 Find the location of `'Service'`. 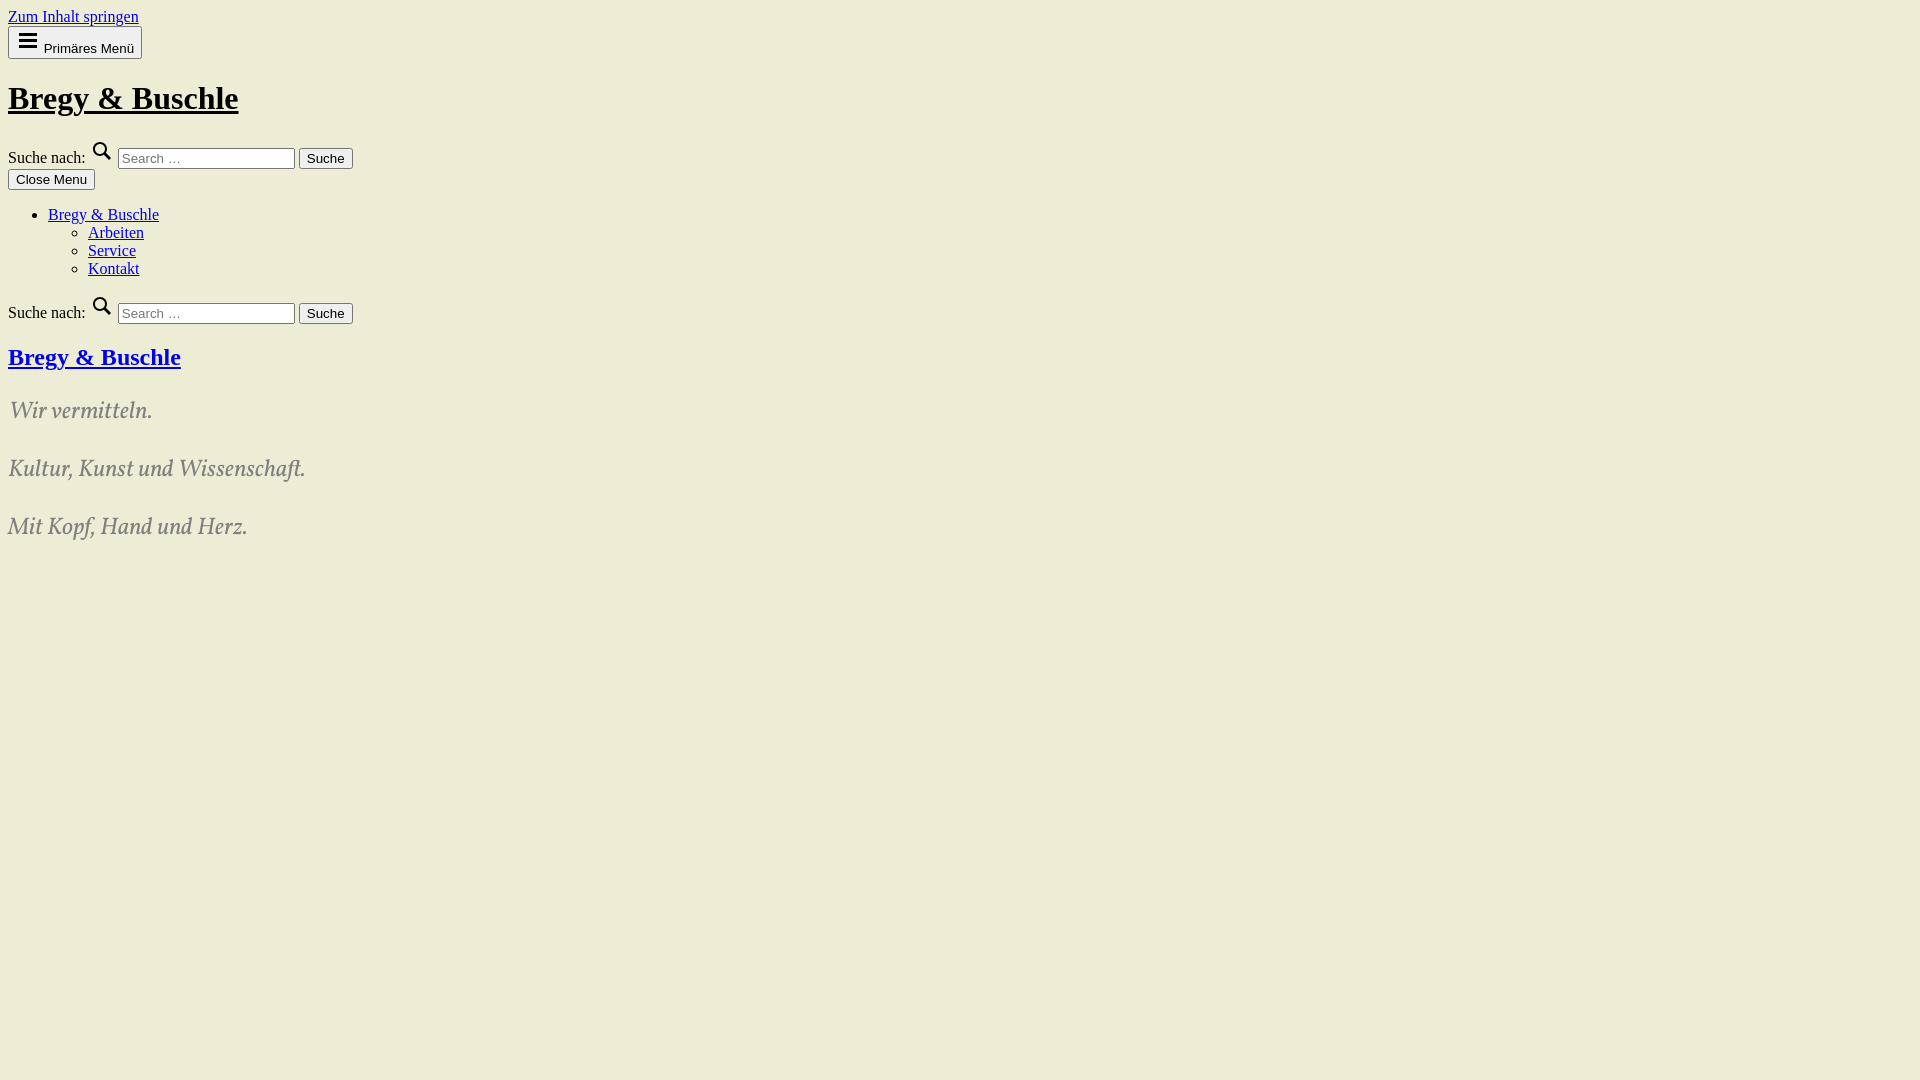

'Service' is located at coordinates (110, 249).